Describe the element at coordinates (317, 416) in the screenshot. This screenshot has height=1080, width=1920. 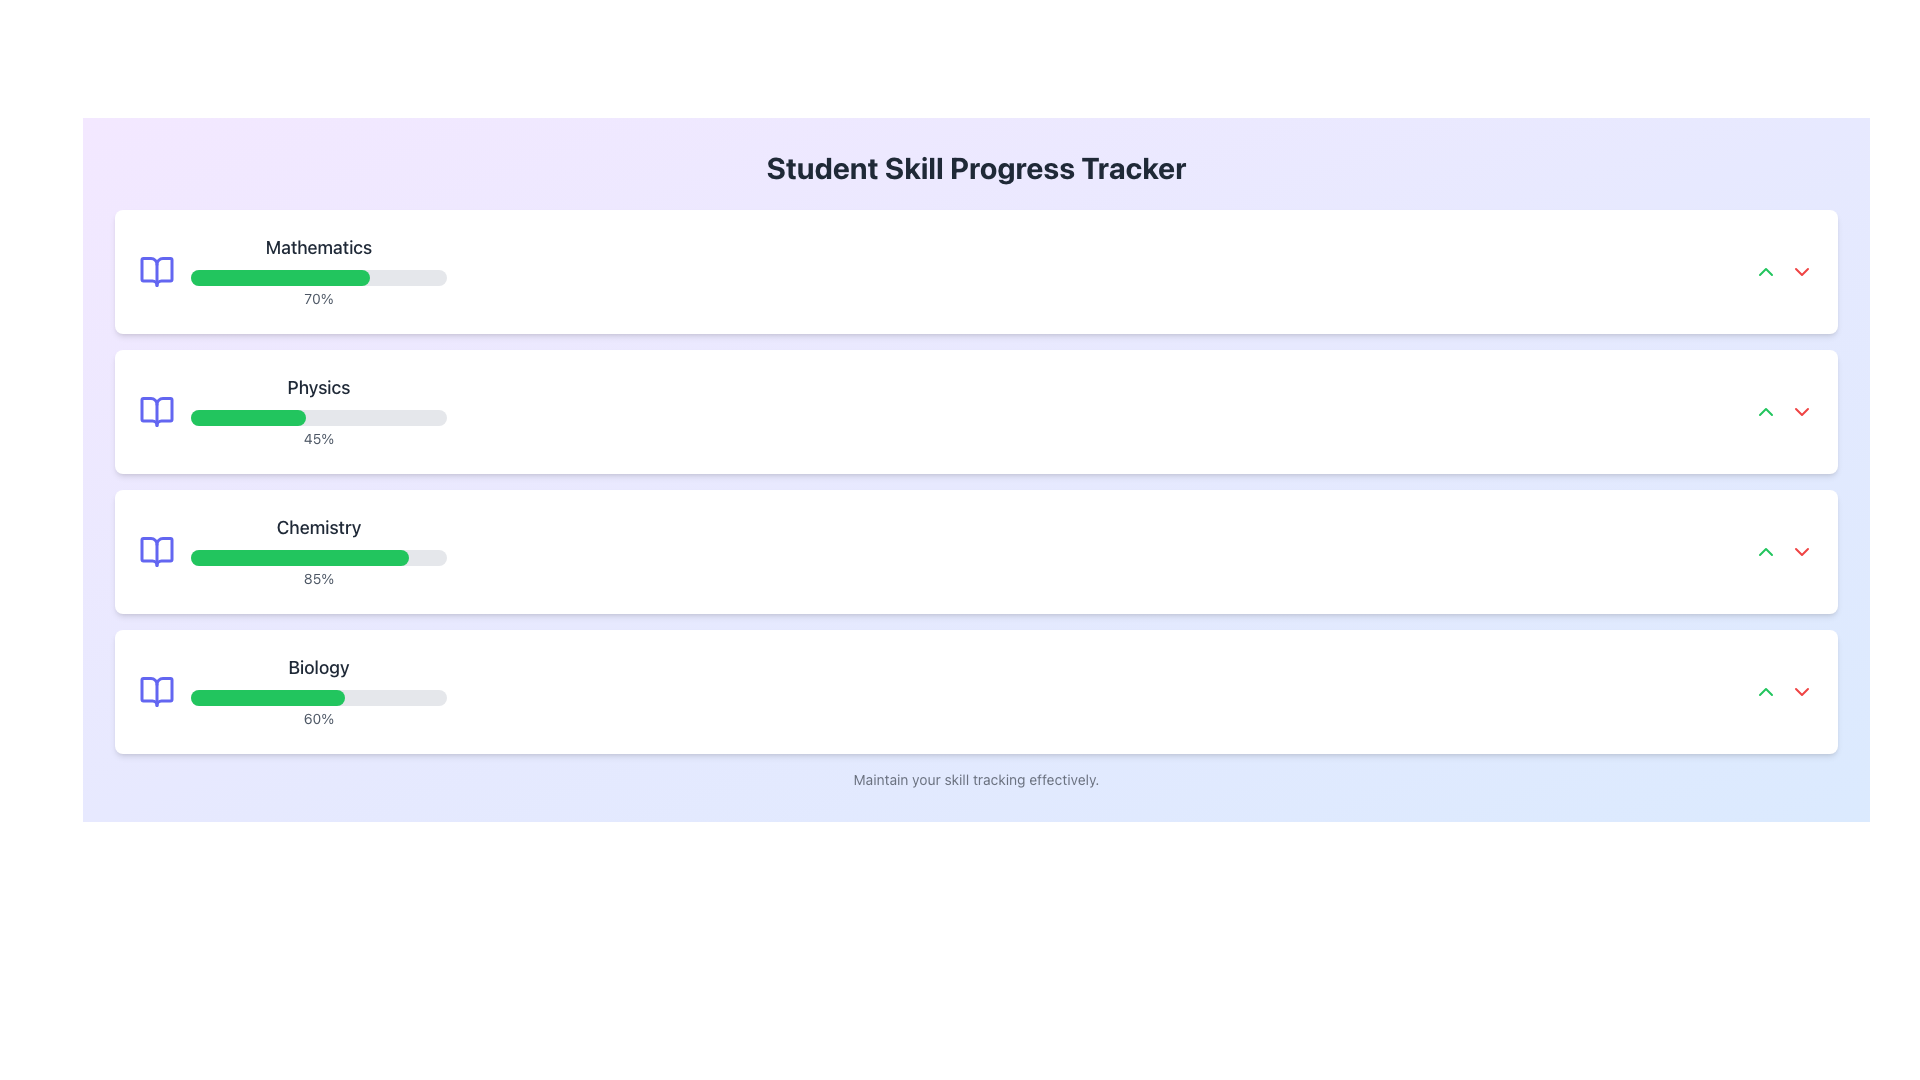
I see `the horizontal progress bar located below the bold text labeled 'Physics' and above the text '45%', which is filled to 45% with a green segment` at that location.